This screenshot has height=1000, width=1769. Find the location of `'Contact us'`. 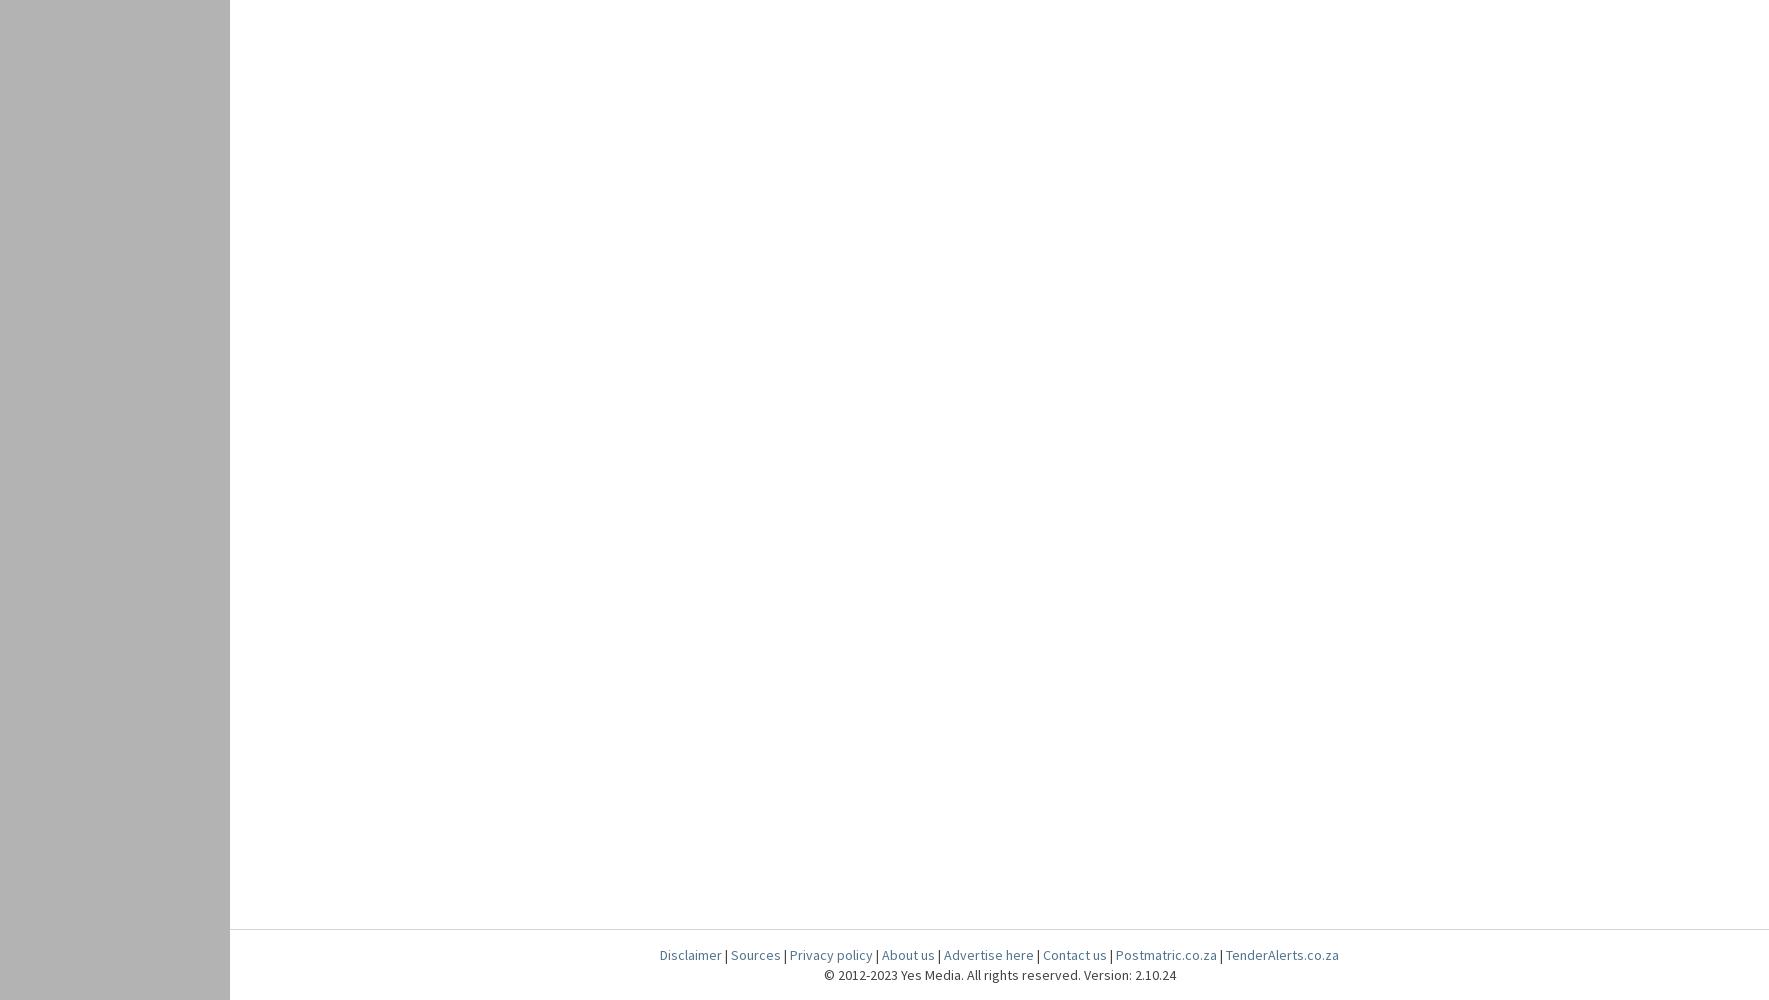

'Contact us' is located at coordinates (1074, 954).